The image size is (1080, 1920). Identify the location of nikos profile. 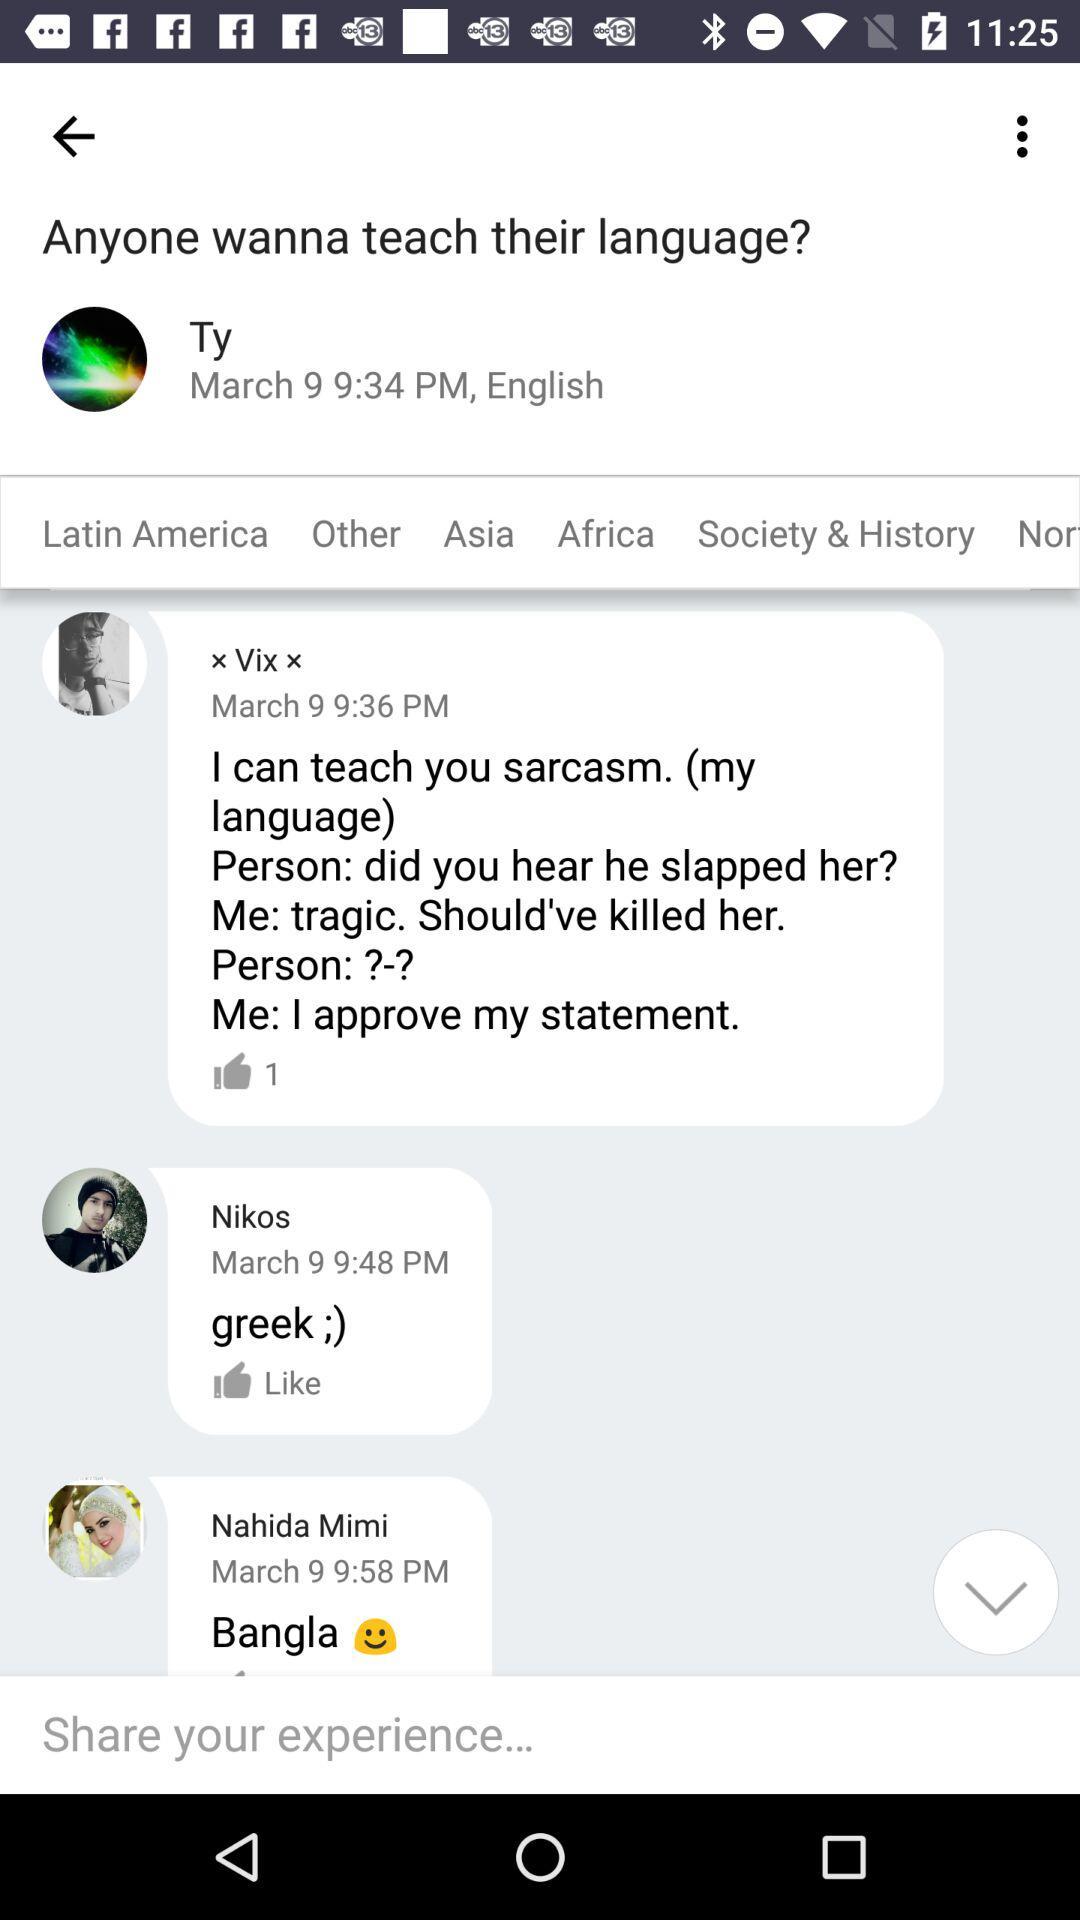
(94, 1219).